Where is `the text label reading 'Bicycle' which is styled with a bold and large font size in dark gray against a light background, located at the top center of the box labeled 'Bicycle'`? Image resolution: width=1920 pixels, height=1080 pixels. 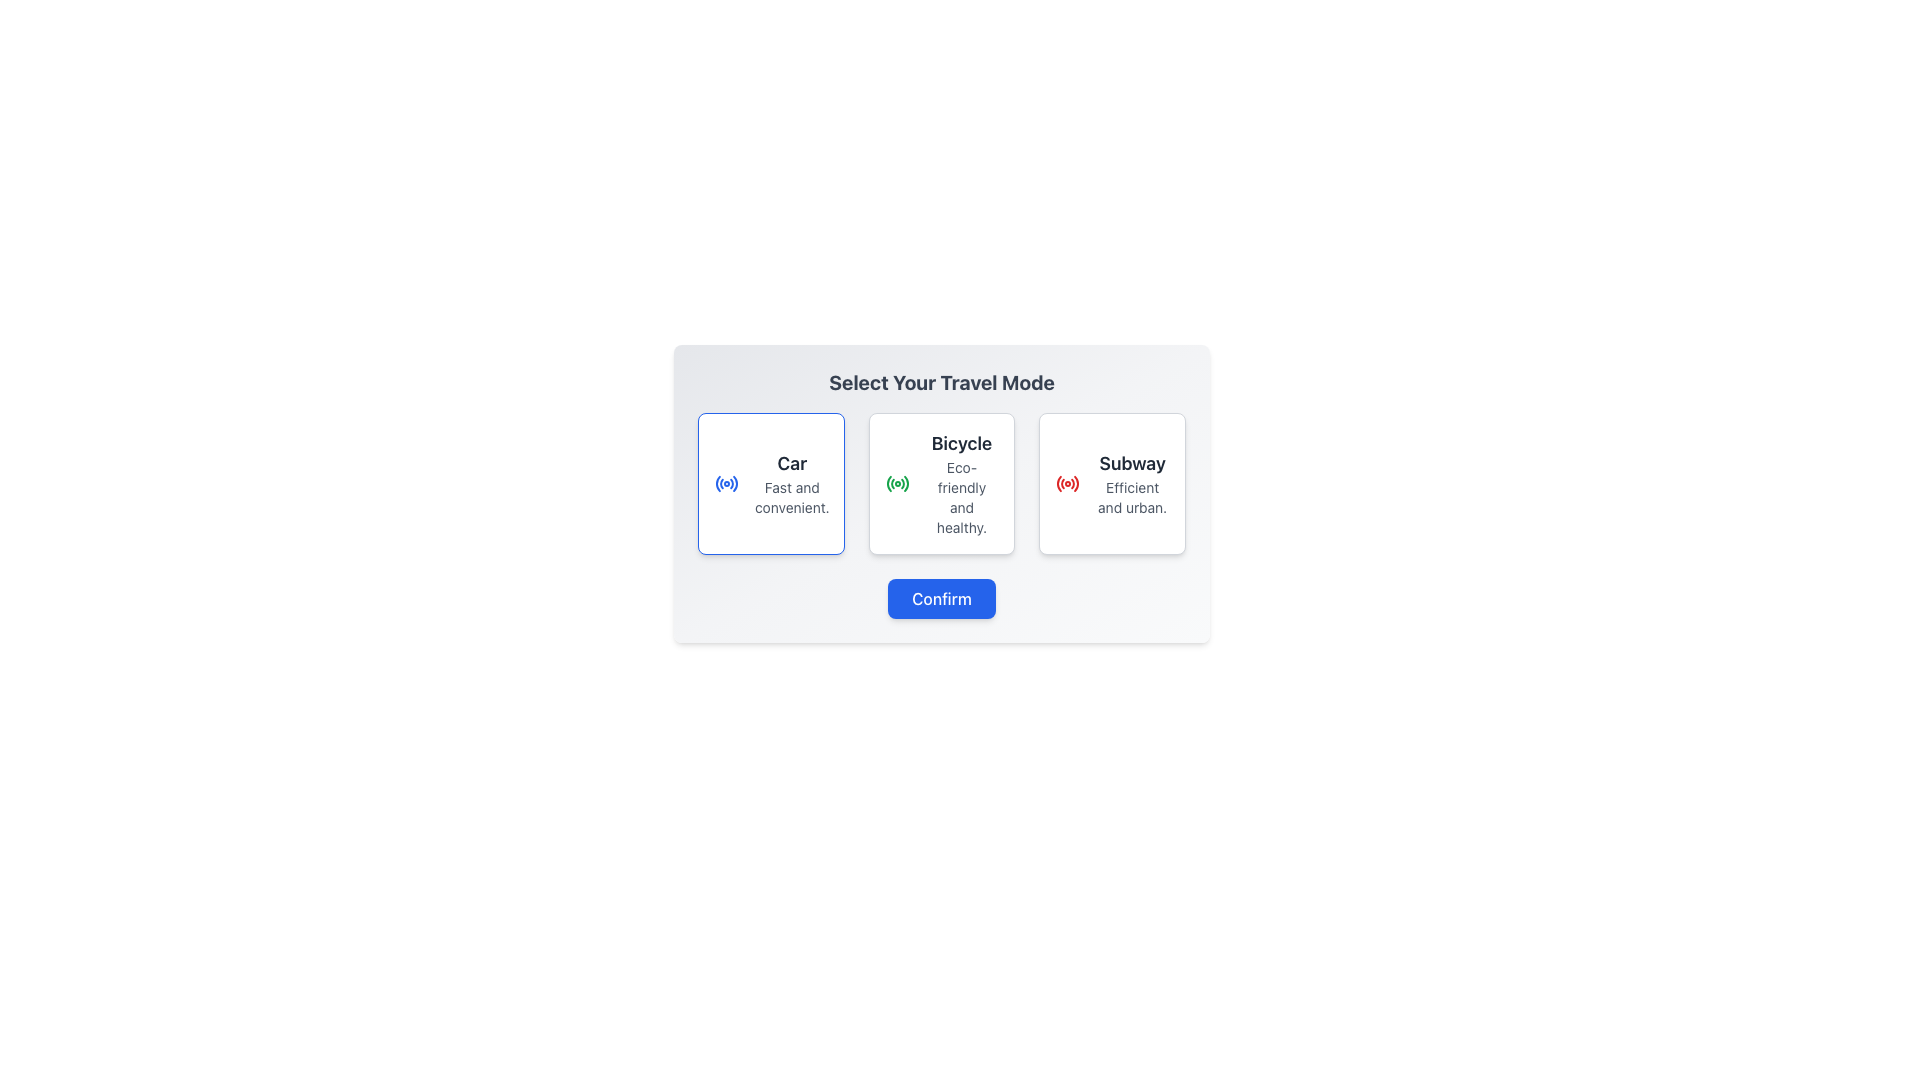 the text label reading 'Bicycle' which is styled with a bold and large font size in dark gray against a light background, located at the top center of the box labeled 'Bicycle' is located at coordinates (961, 442).